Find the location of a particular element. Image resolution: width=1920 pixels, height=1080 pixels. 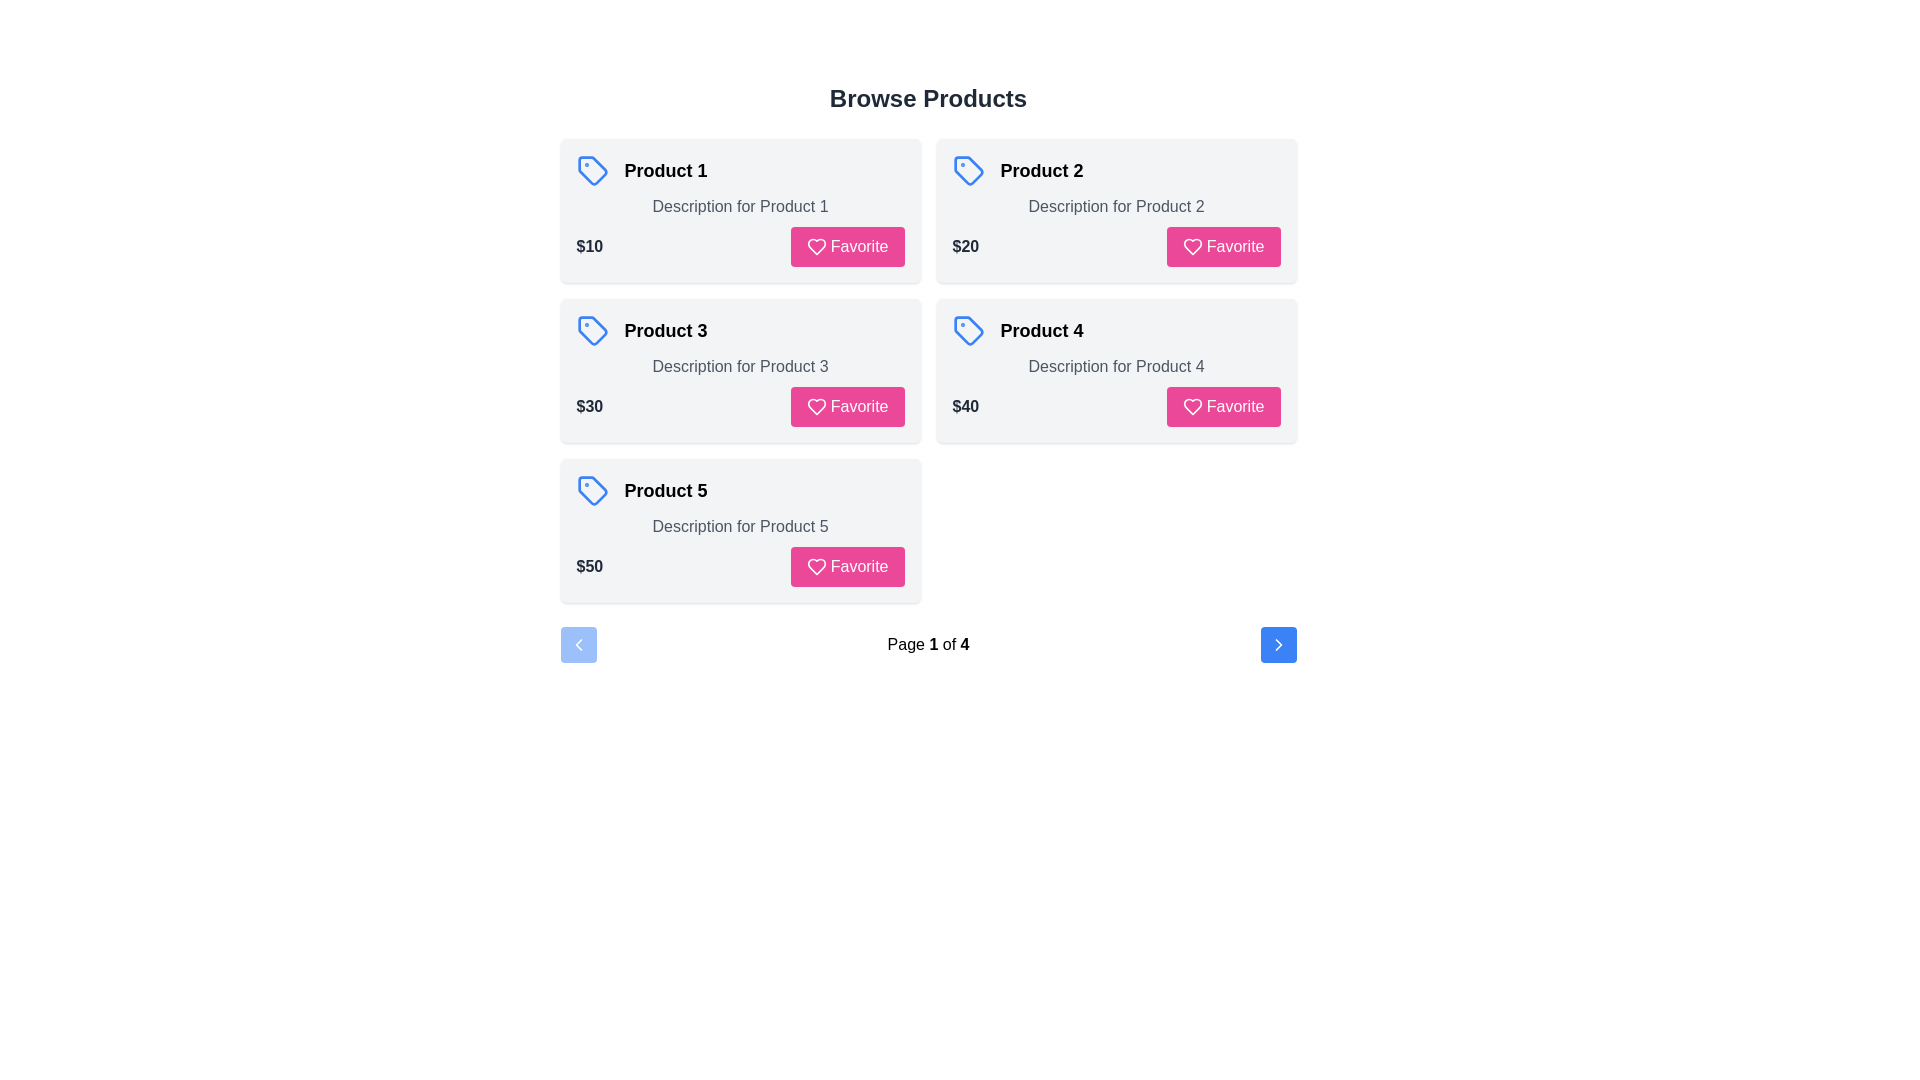

the icon resembling a tag with a blue outline, positioned before the text 'Product 1' in the first product block of the grid is located at coordinates (591, 169).